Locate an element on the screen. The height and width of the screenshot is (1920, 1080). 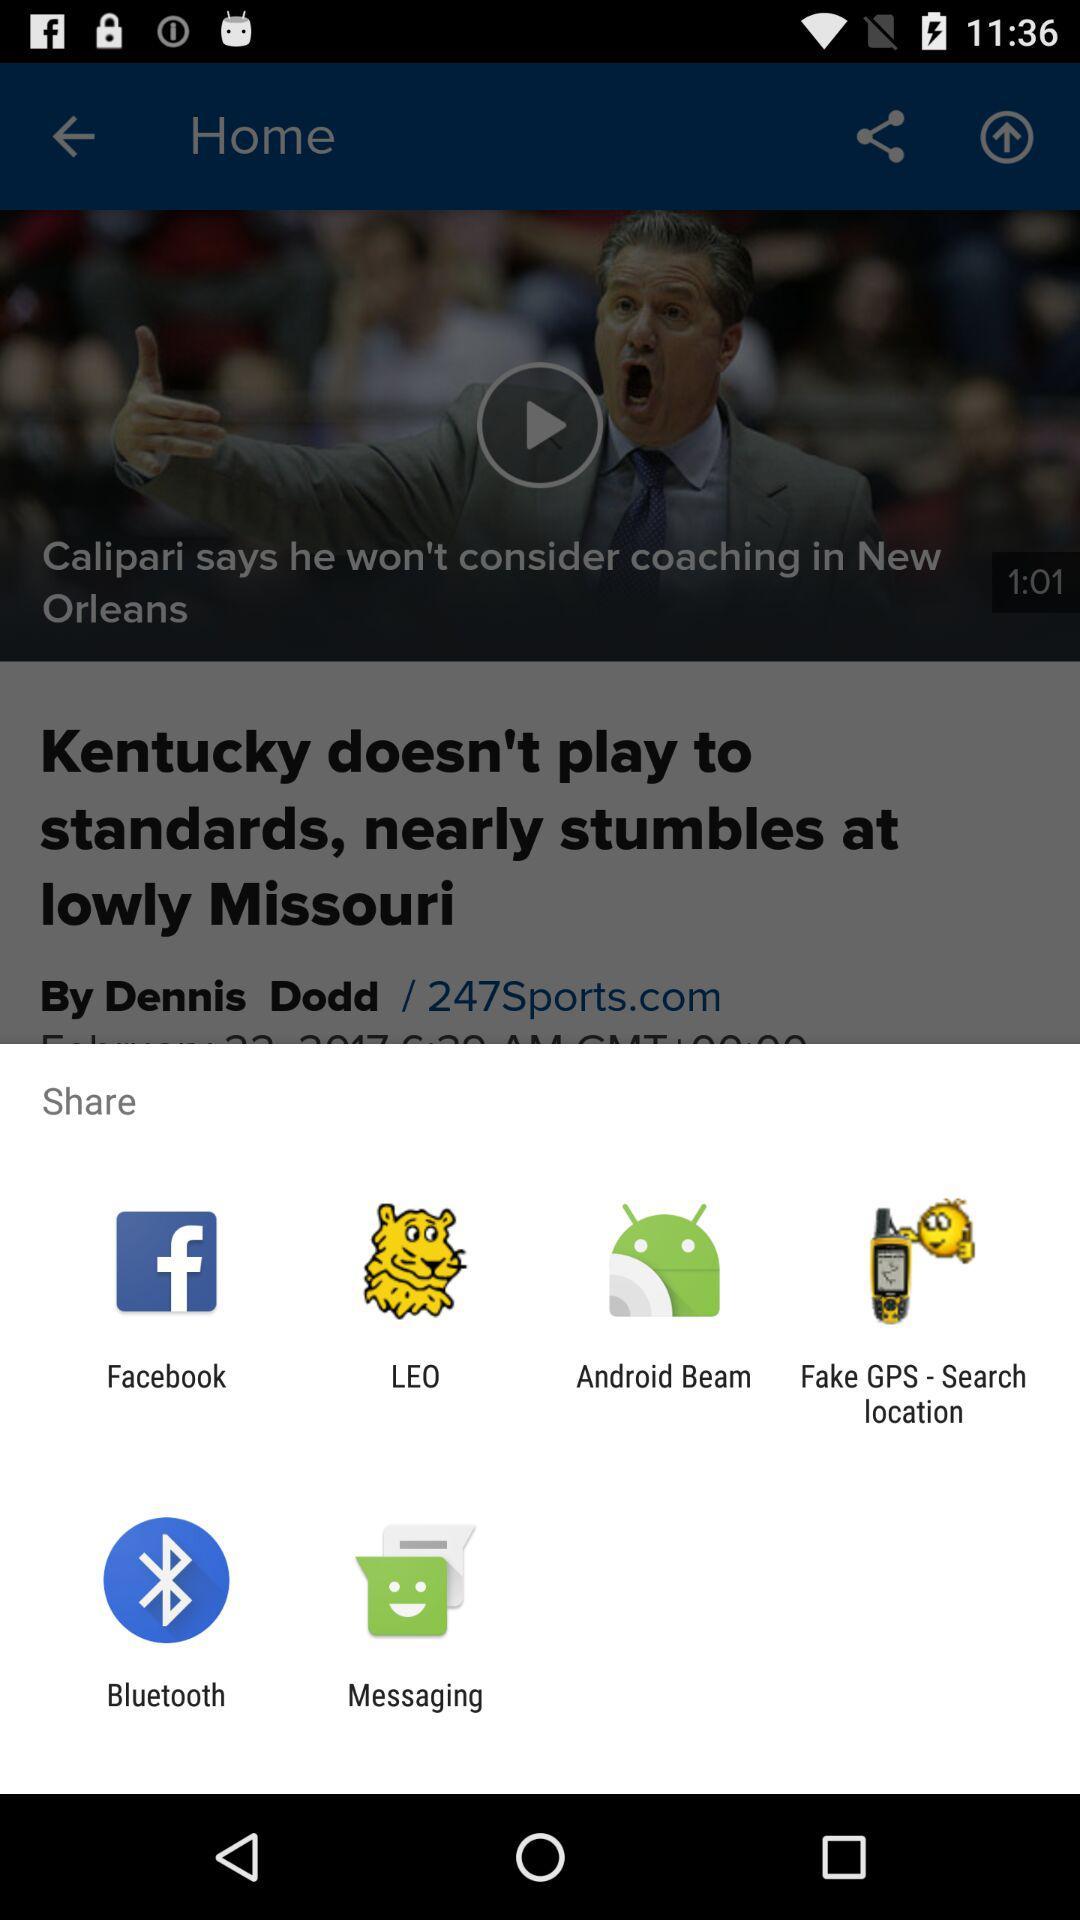
the fake gps search at the bottom right corner is located at coordinates (913, 1392).